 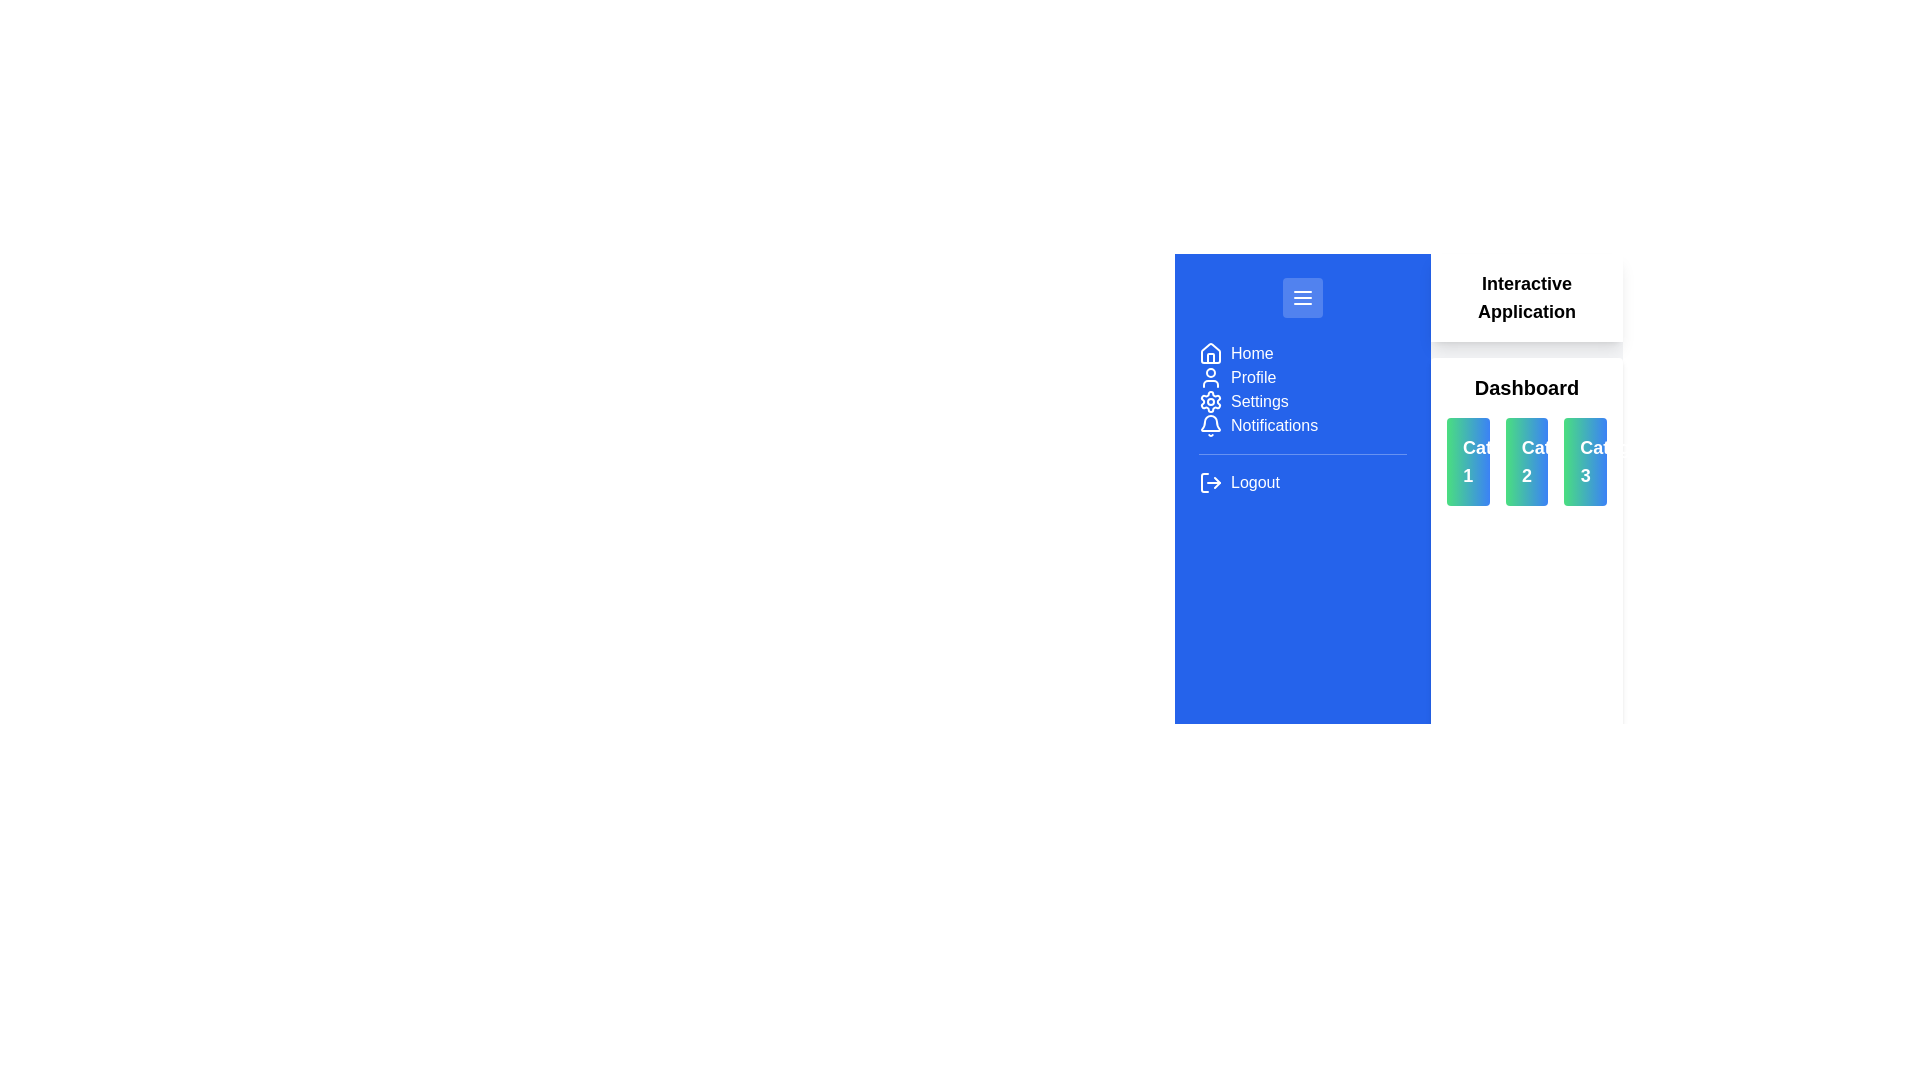 What do you see at coordinates (1525, 438) in the screenshot?
I see `'Category 2' in the dashboard to view detailed options` at bounding box center [1525, 438].